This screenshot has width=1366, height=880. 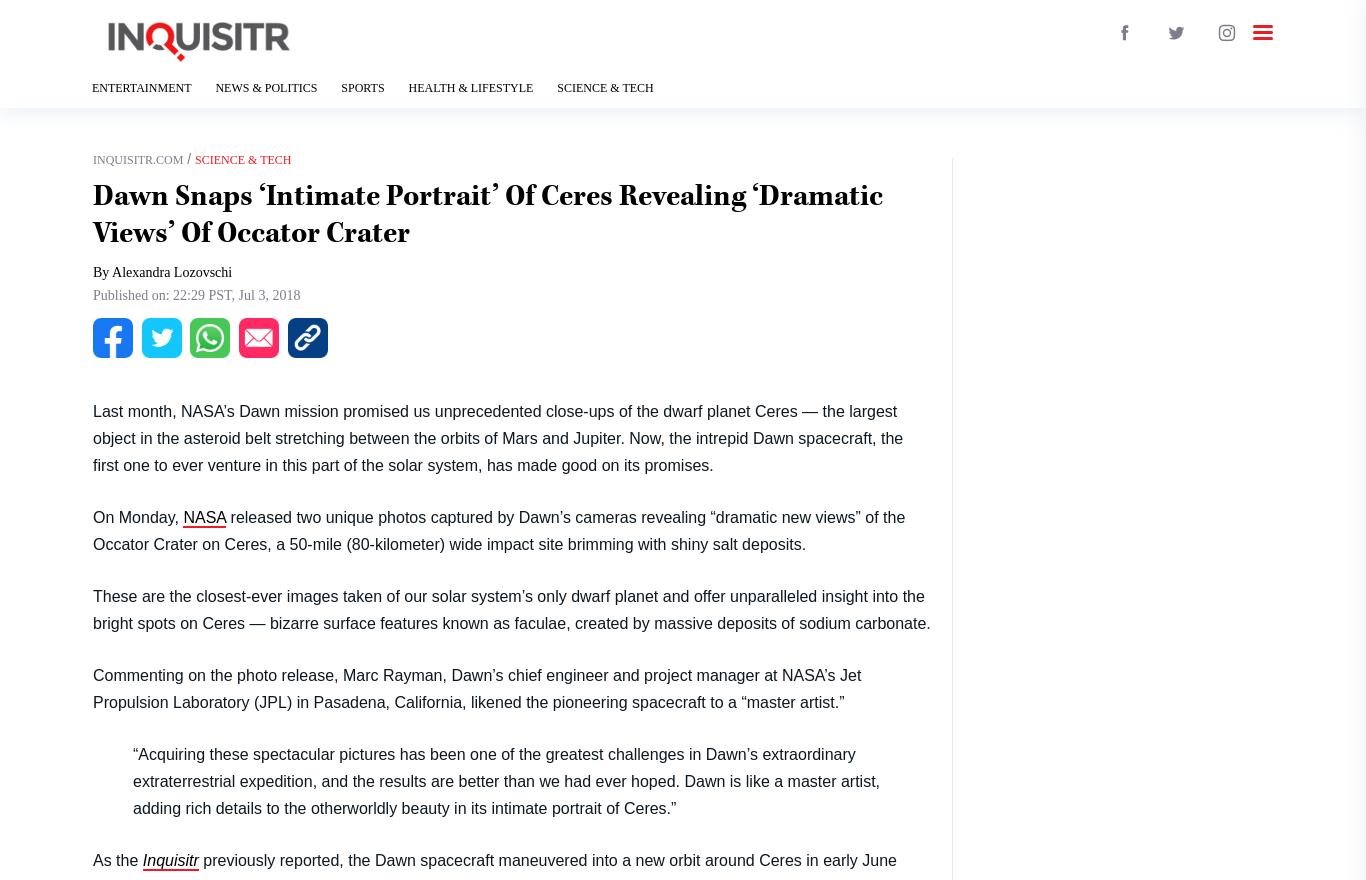 What do you see at coordinates (498, 437) in the screenshot?
I see `'Last month, NASA’s Dawn mission promised us unprecedented close-ups of the dwarf planet Ceres — the largest object in the asteroid belt stretching between the orbits of Mars and Jupiter. Now, the intrepid Dawn spacecraft, the first one to ever venture in this part of the solar system, has made good on its promises.'` at bounding box center [498, 437].